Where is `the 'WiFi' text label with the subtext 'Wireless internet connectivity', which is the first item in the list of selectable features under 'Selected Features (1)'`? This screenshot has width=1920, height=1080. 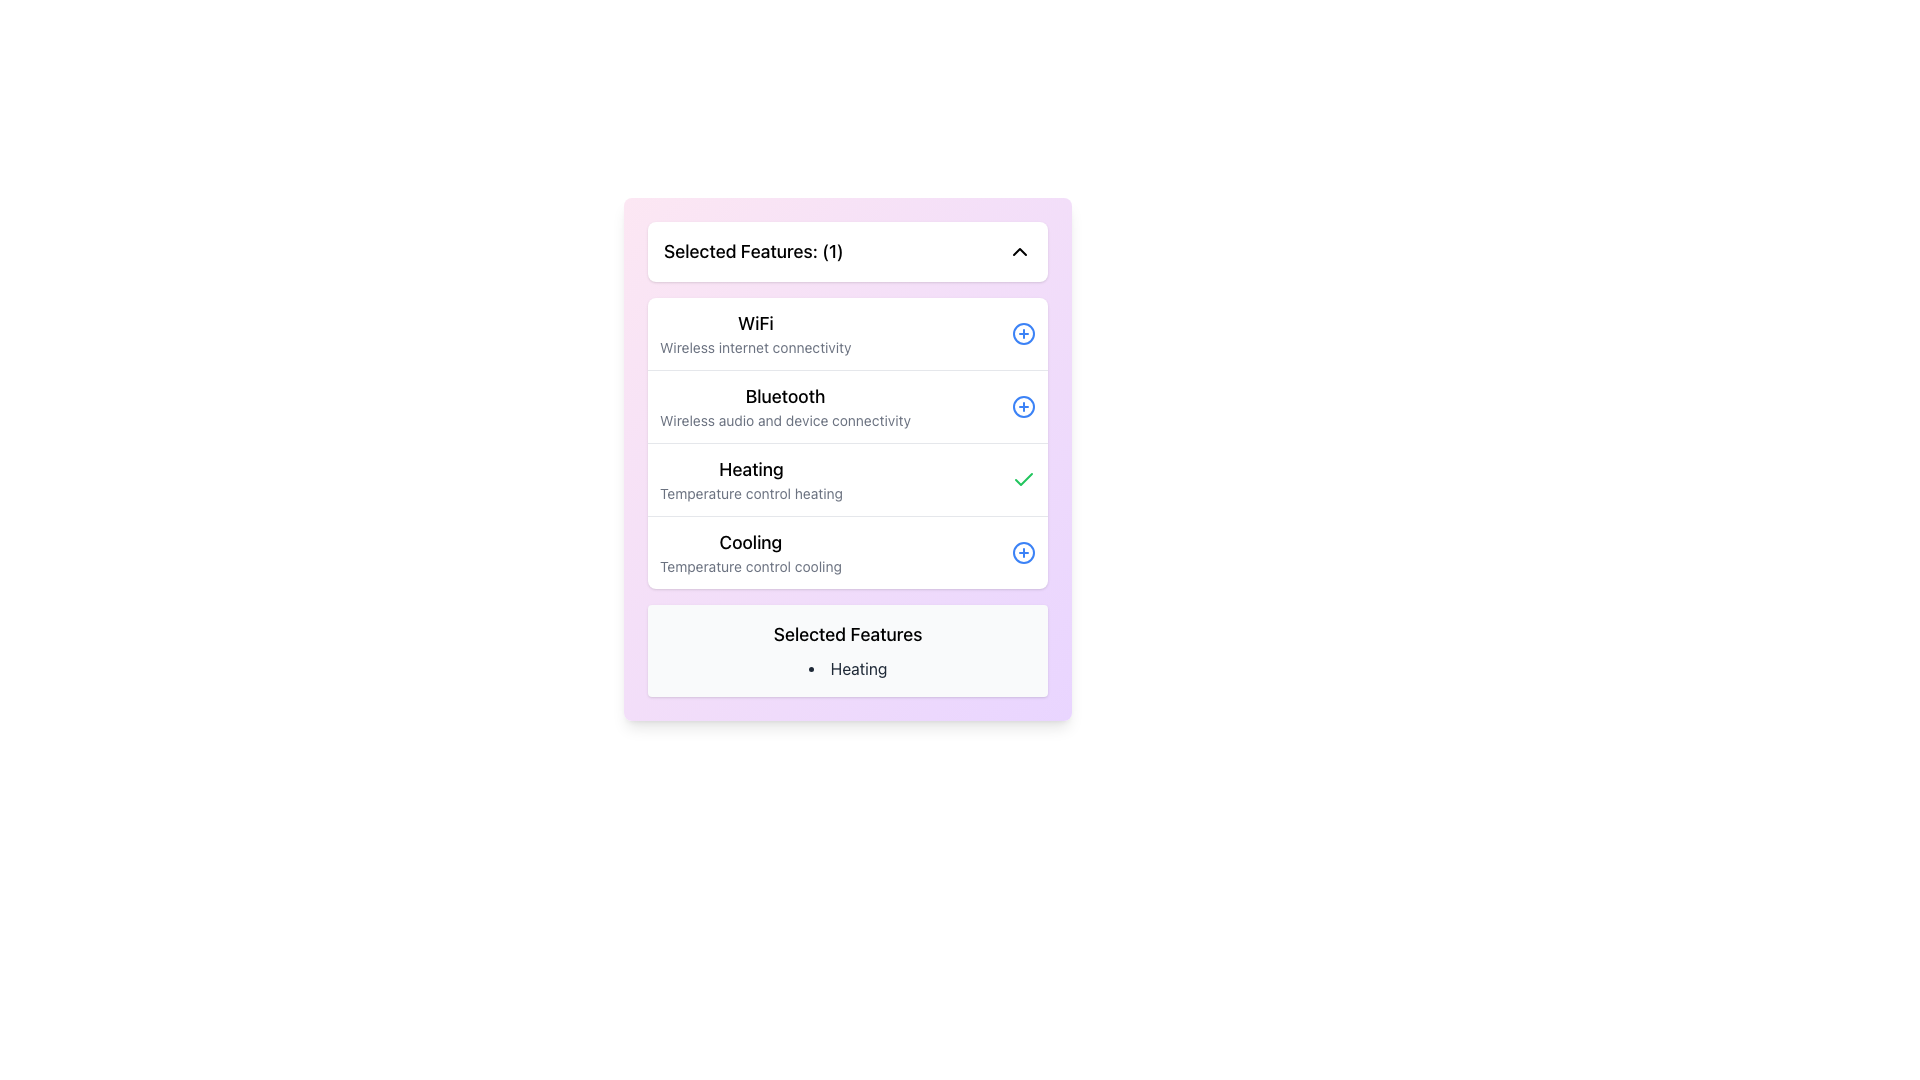
the 'WiFi' text label with the subtext 'Wireless internet connectivity', which is the first item in the list of selectable features under 'Selected Features (1)' is located at coordinates (754, 333).